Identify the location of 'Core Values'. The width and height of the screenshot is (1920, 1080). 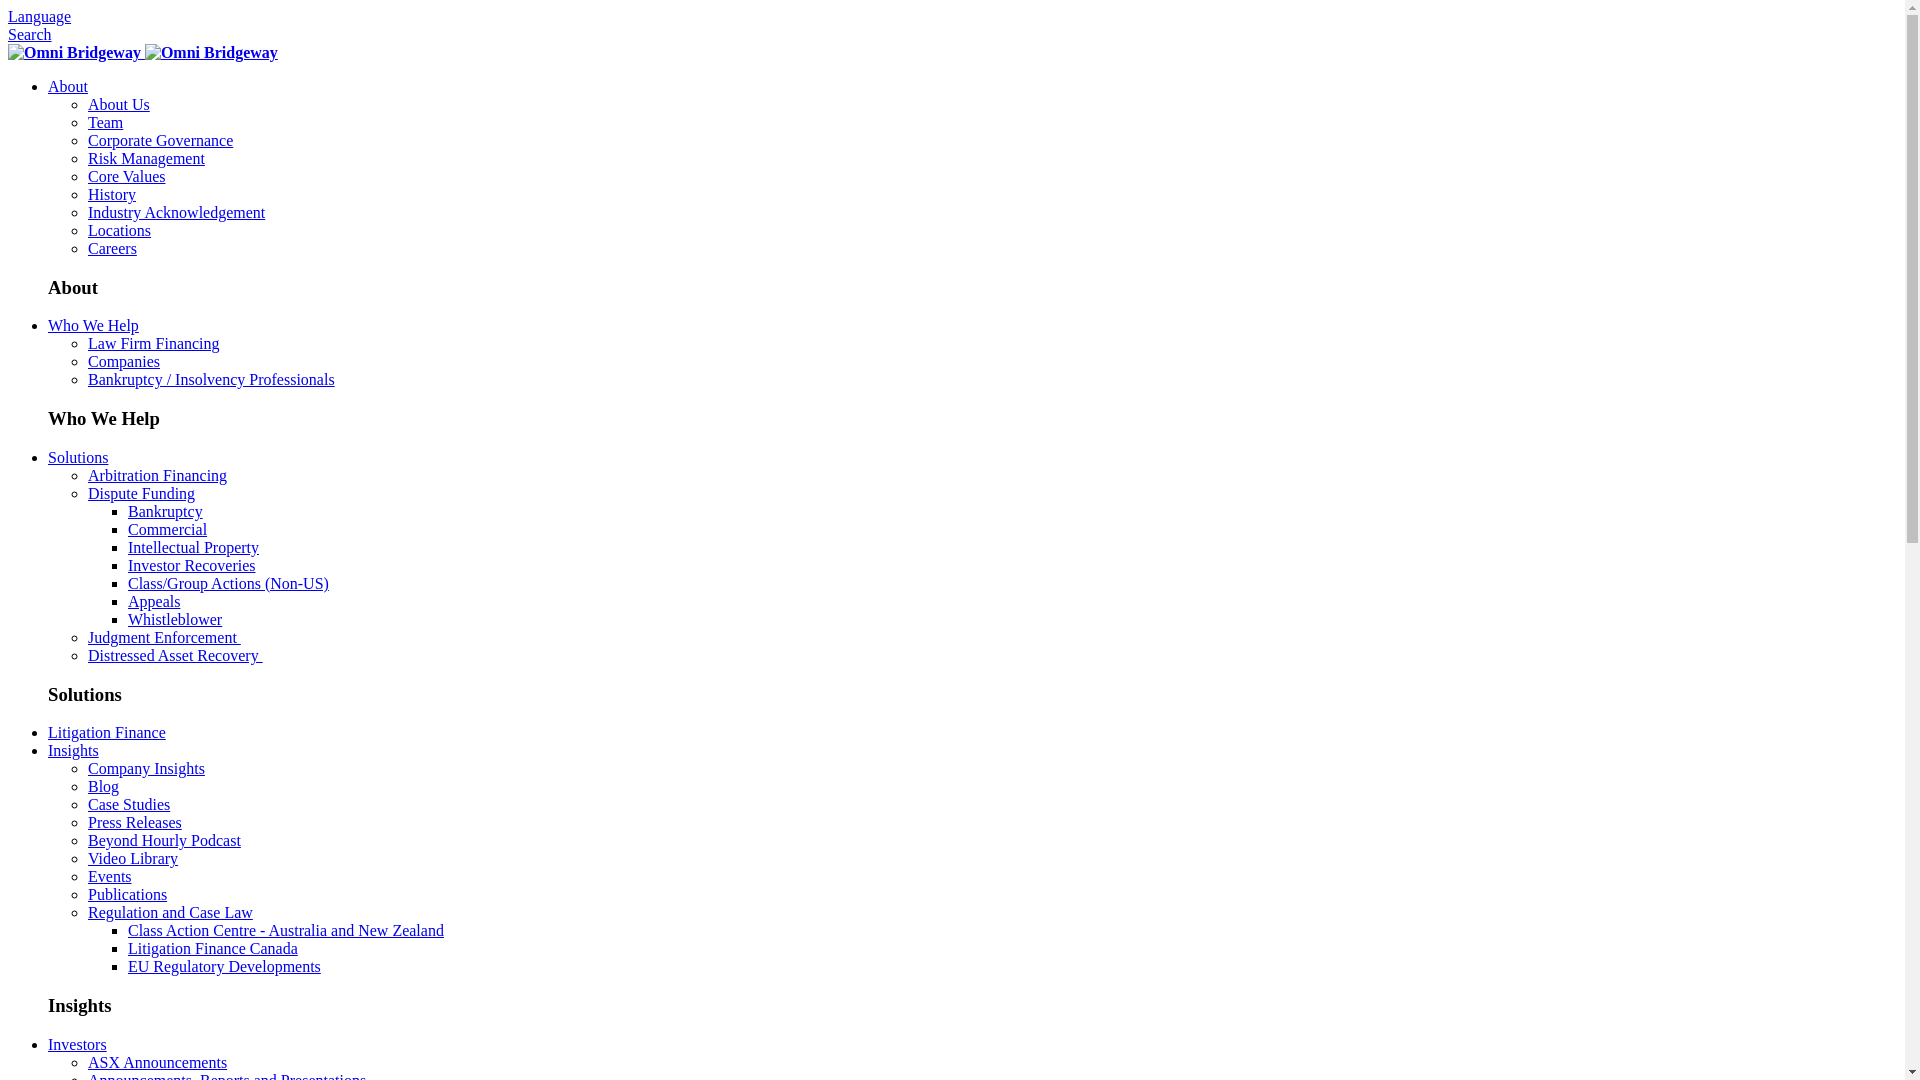
(125, 175).